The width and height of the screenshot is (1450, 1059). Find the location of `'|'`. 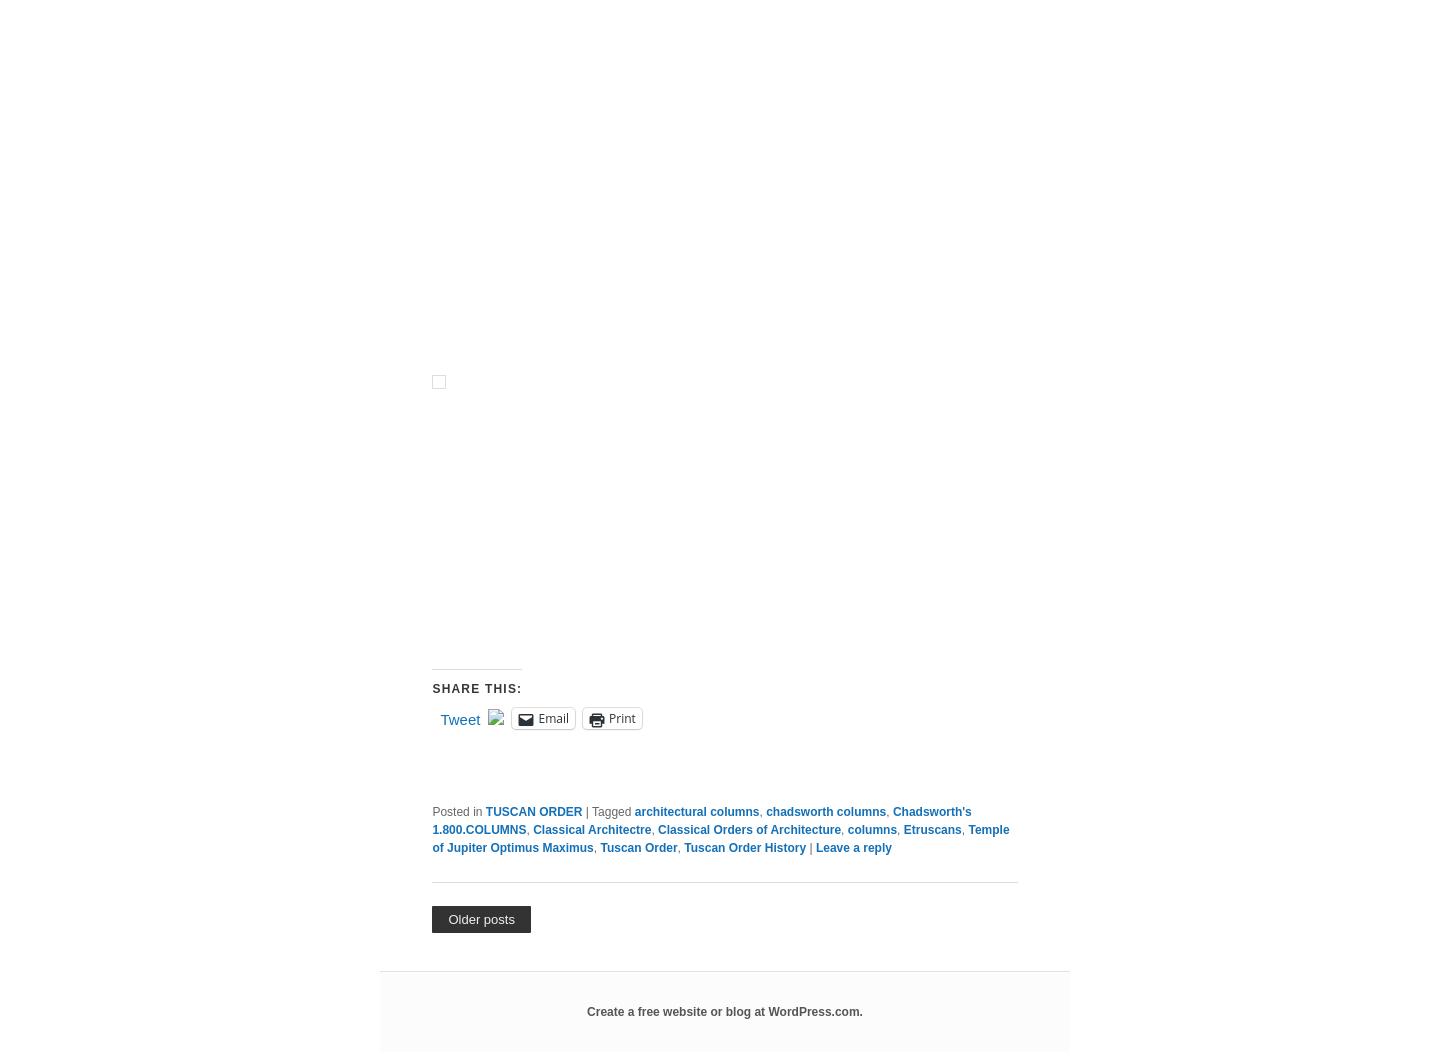

'|' is located at coordinates (790, 495).